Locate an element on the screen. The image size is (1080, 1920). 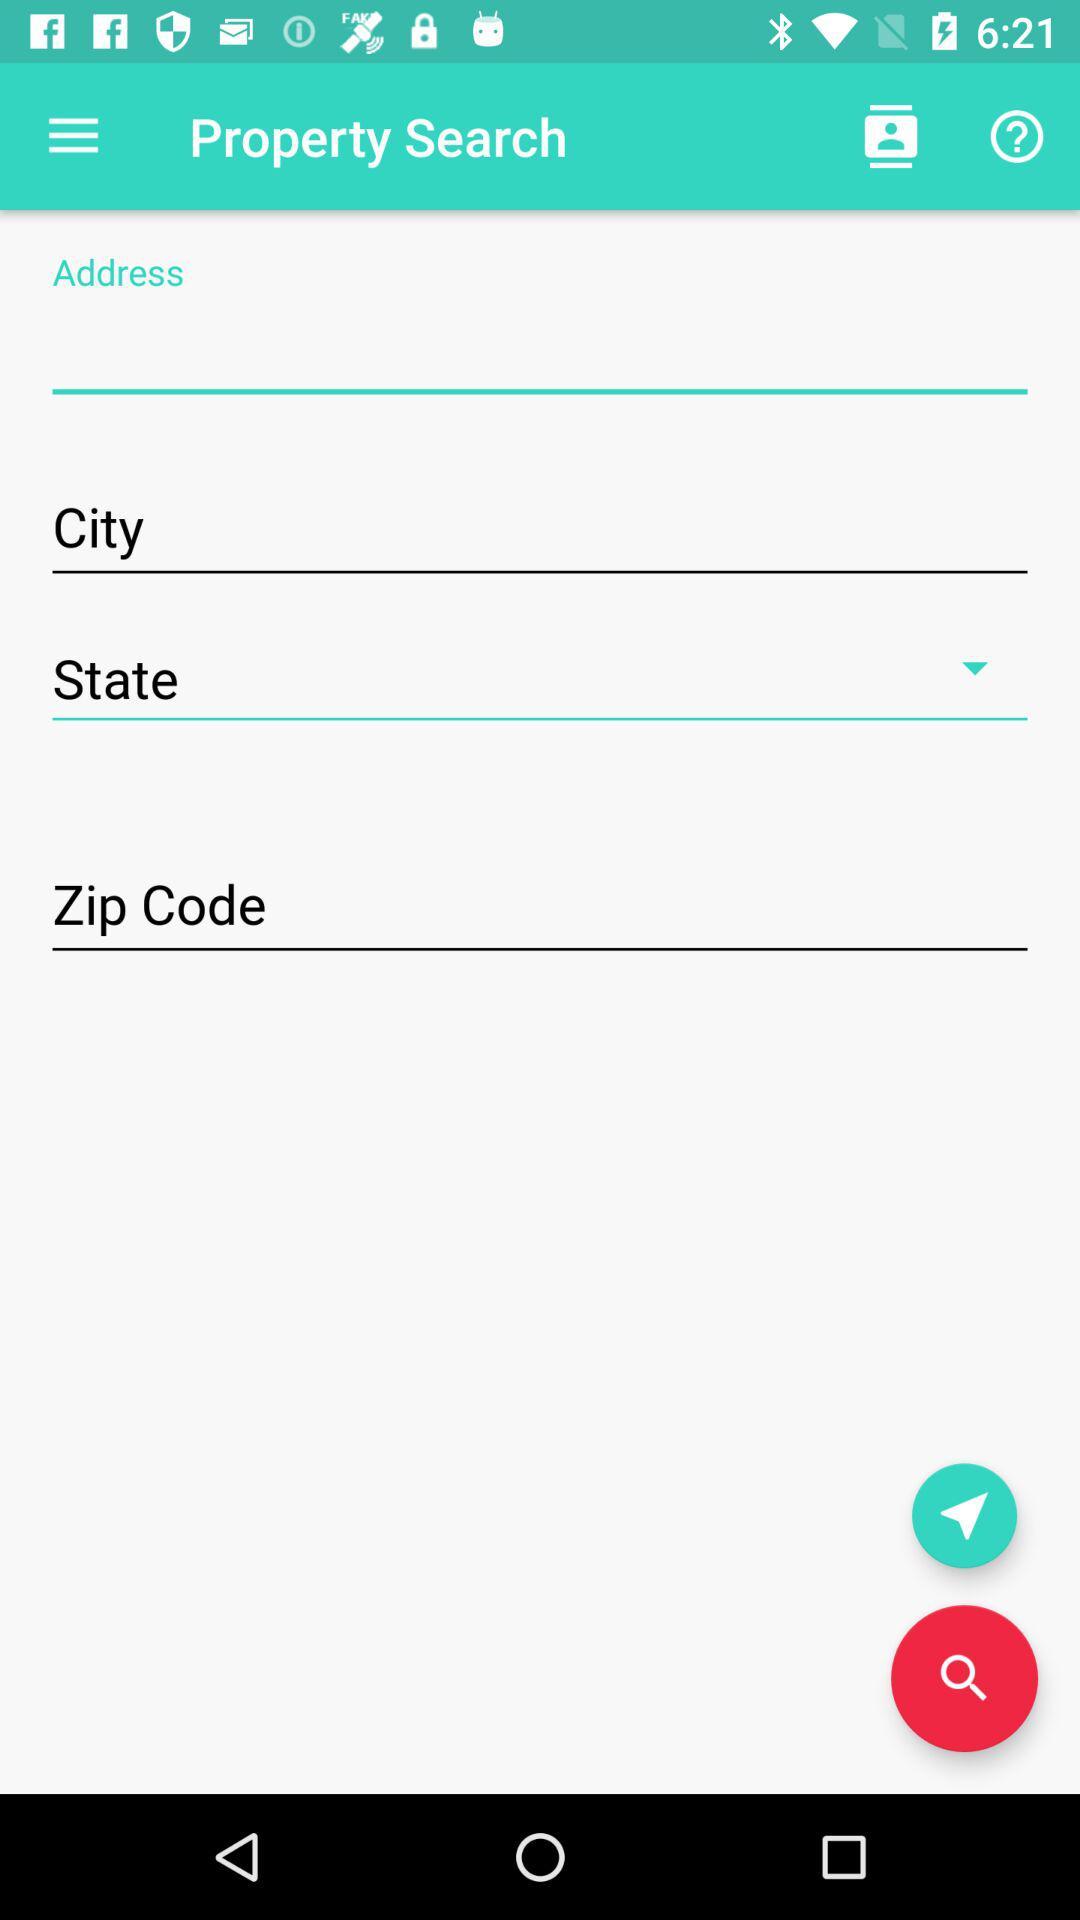
the search icon is located at coordinates (963, 1678).